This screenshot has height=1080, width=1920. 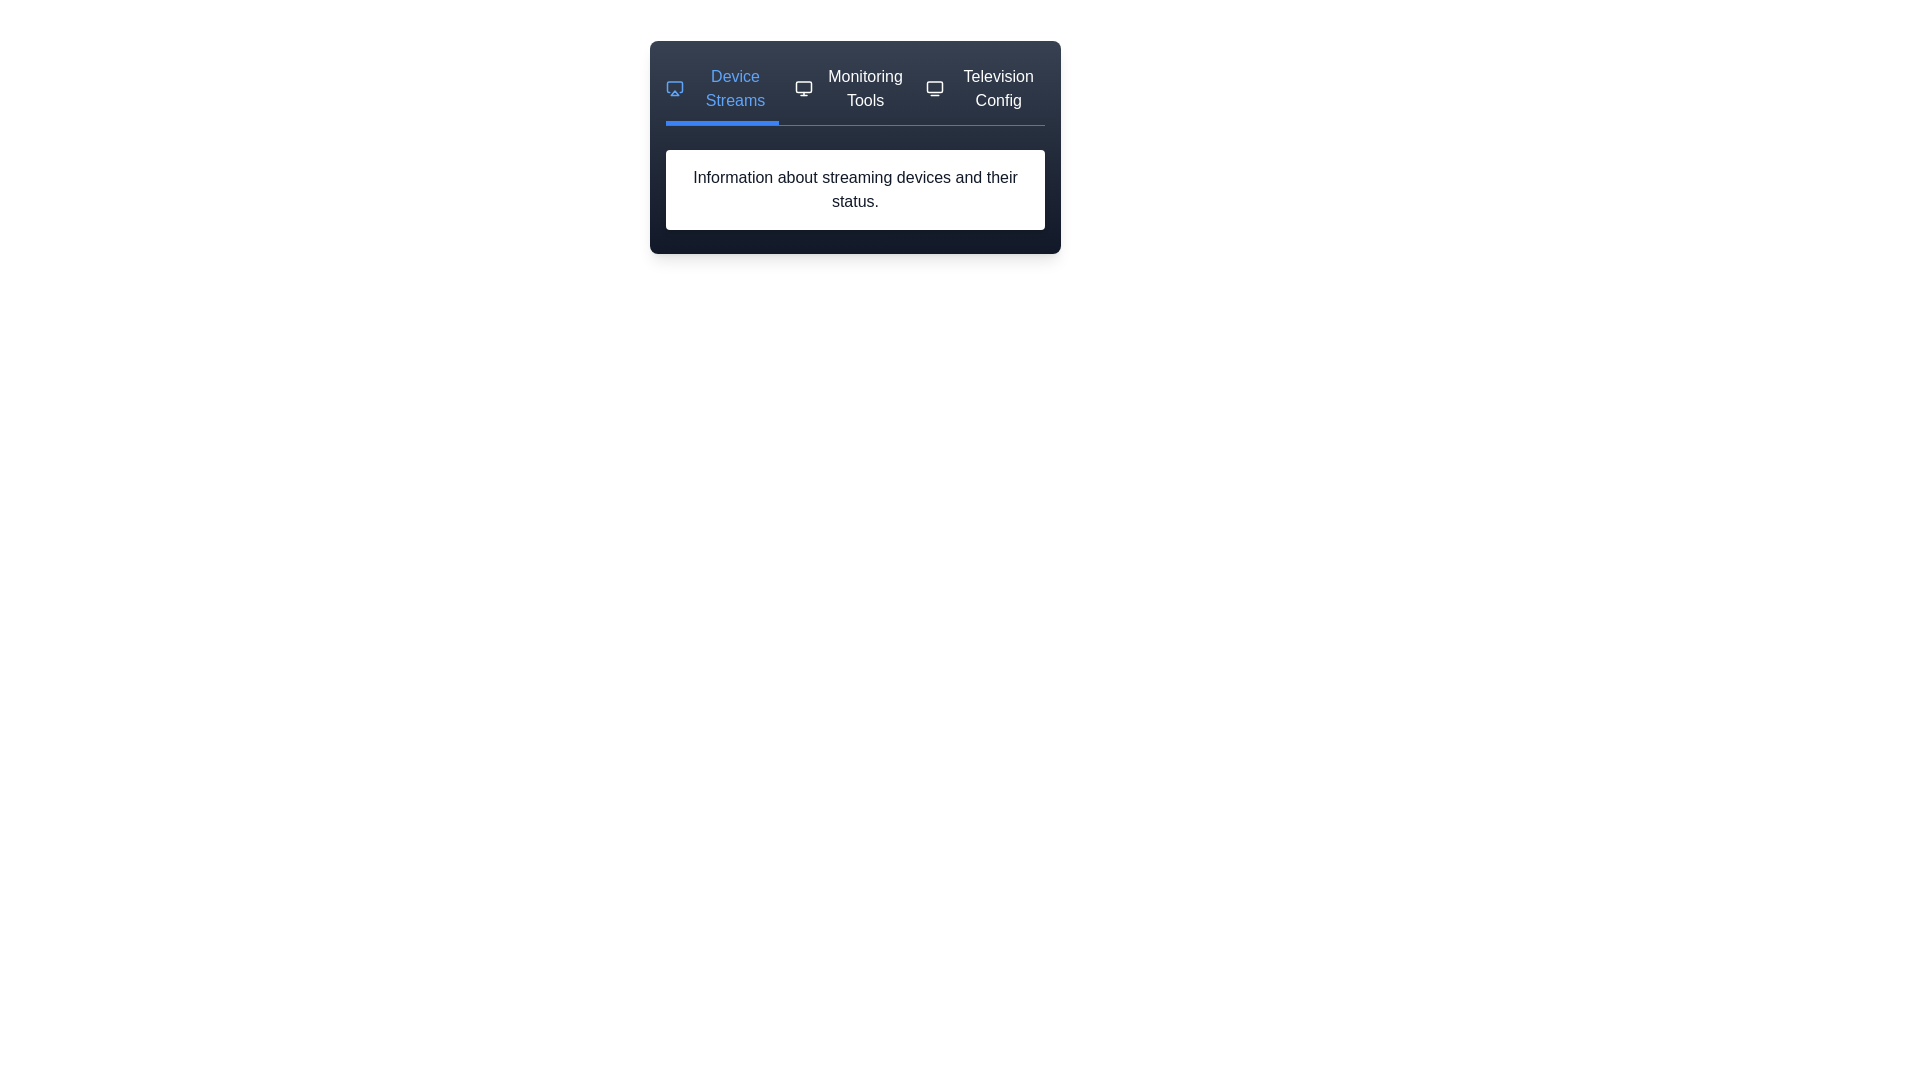 I want to click on the tab labeled 'Television Config', so click(x=984, y=95).